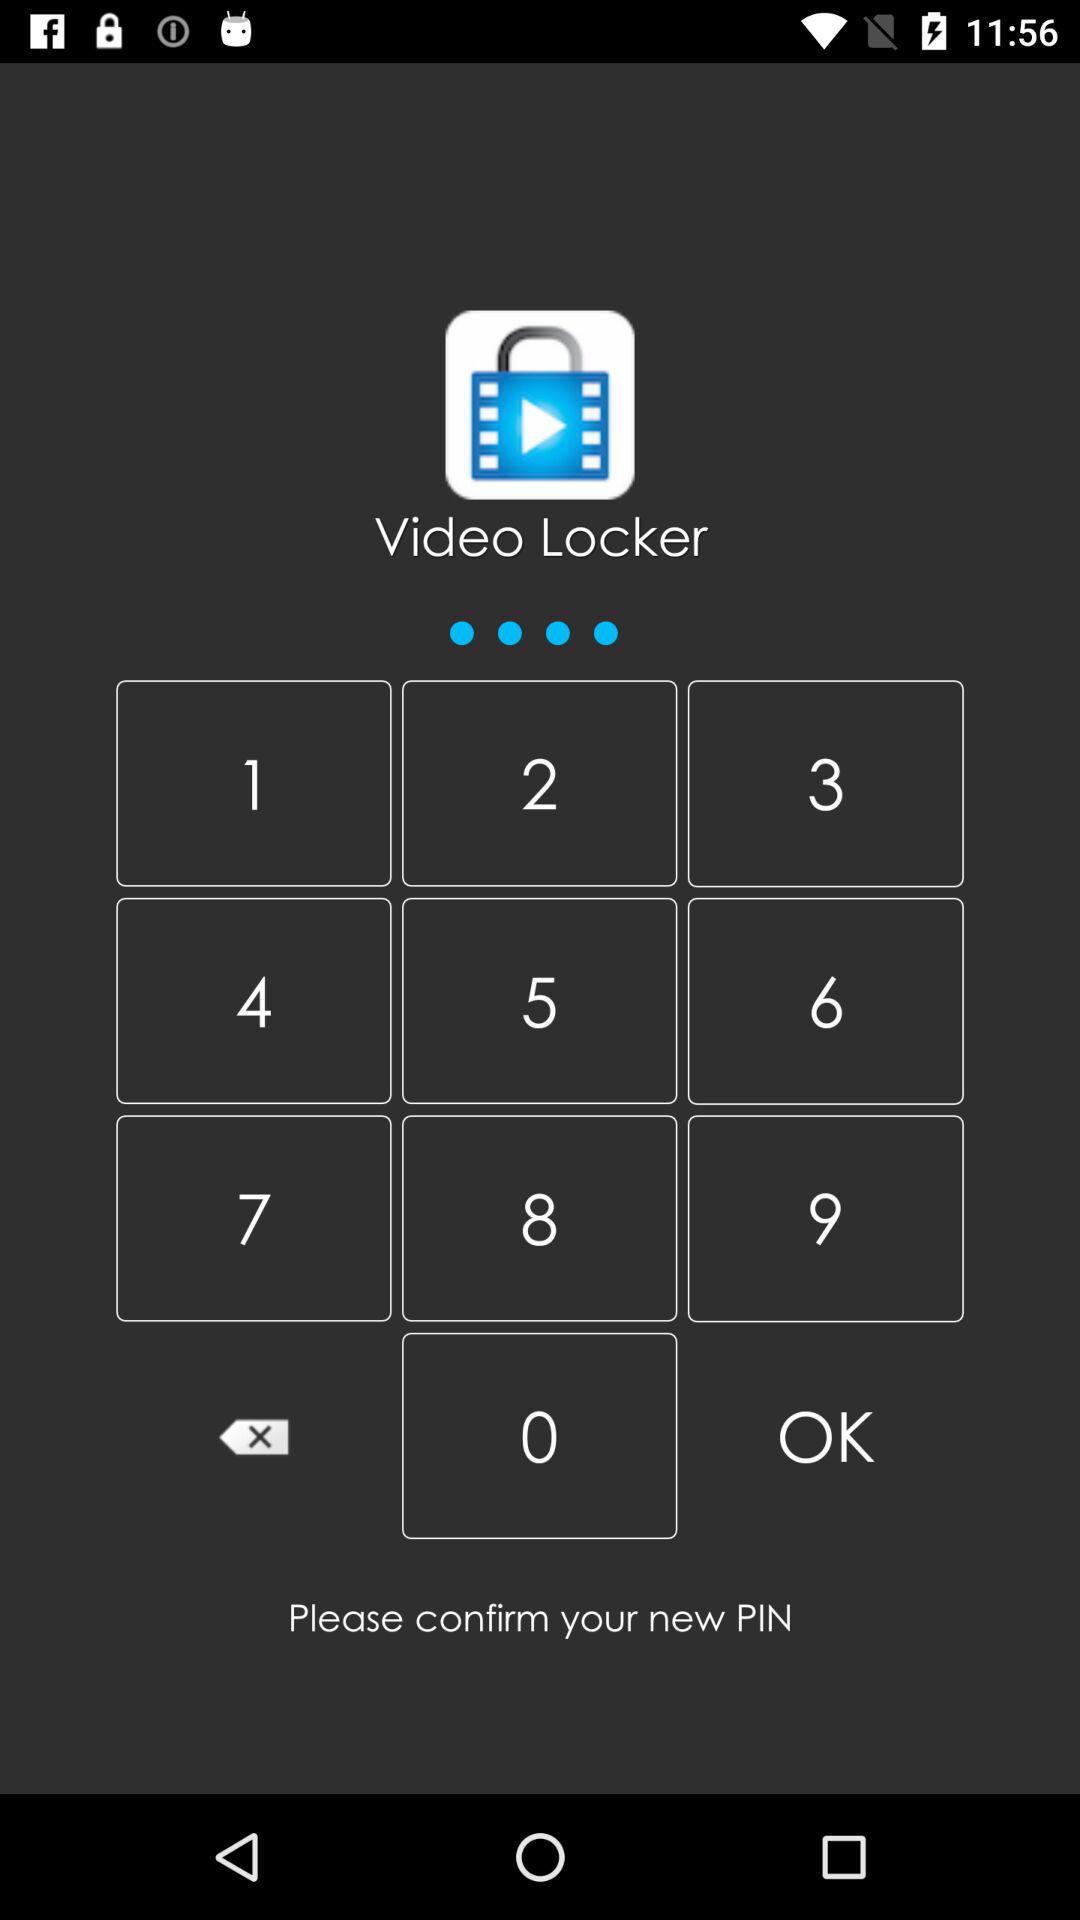  Describe the element at coordinates (538, 782) in the screenshot. I see `icon to the right of the 1` at that location.